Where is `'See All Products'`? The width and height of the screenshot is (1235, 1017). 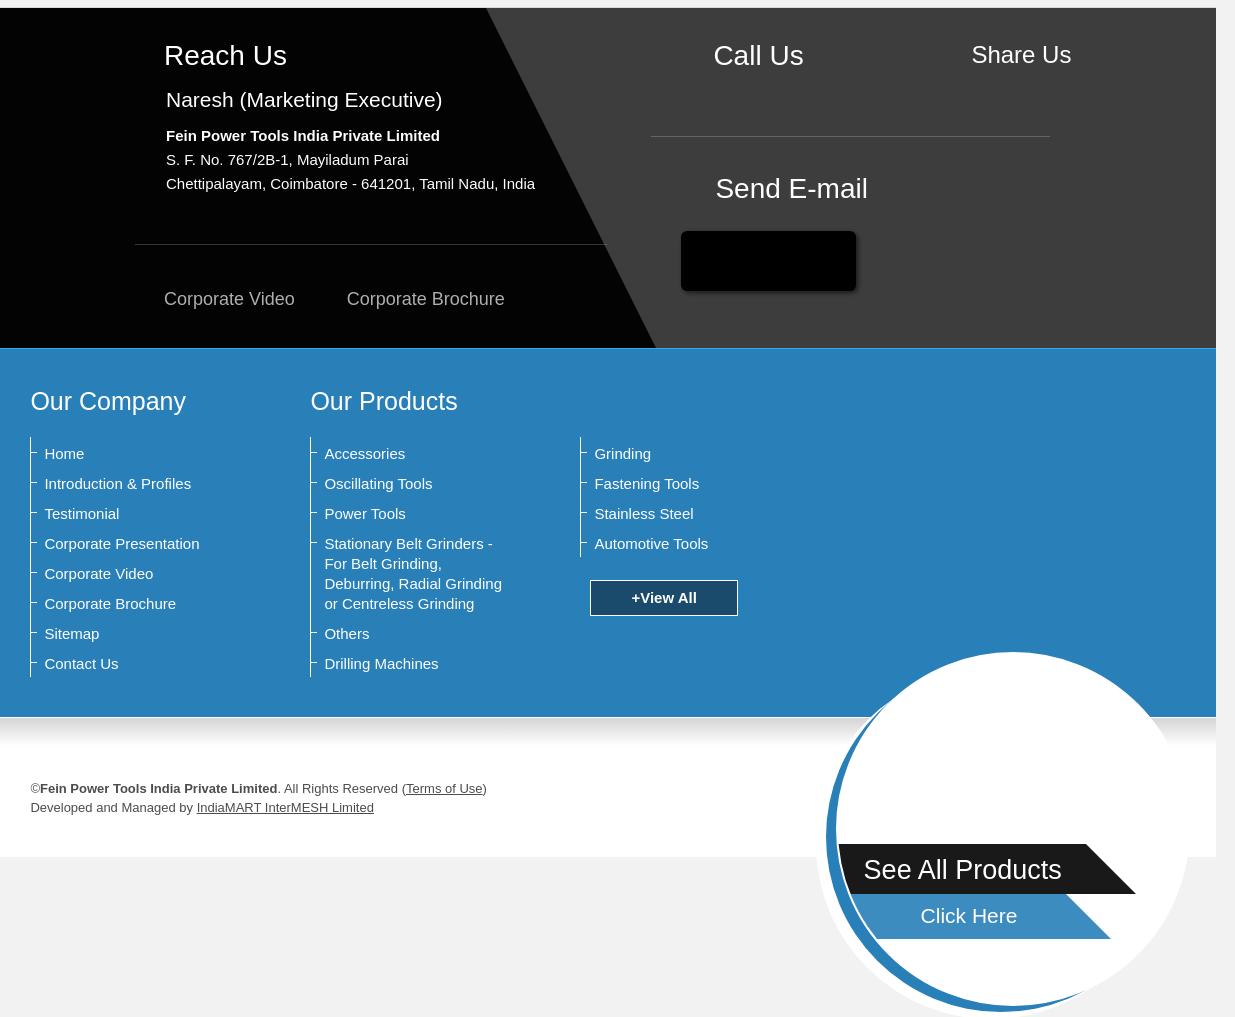
'See All Products' is located at coordinates (960, 870).